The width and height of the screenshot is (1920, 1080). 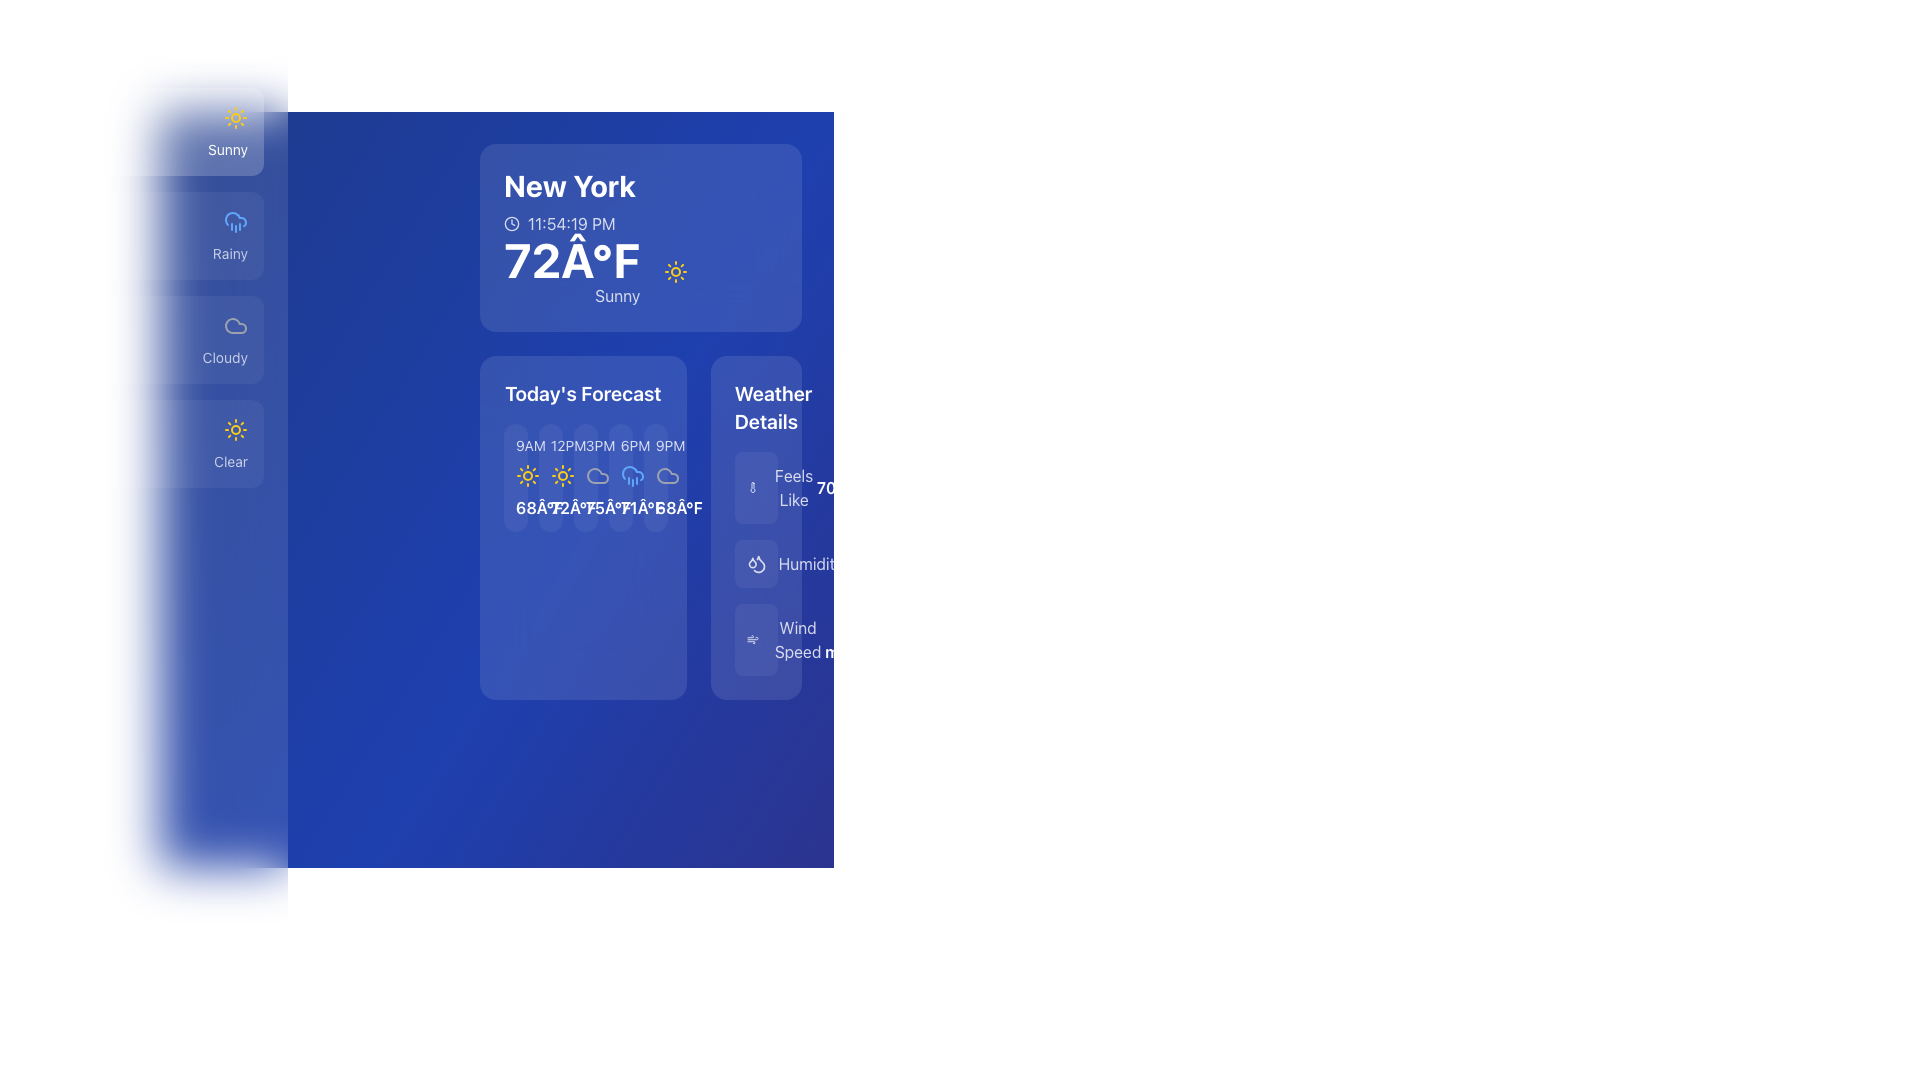 What do you see at coordinates (755, 640) in the screenshot?
I see `the icon associated with the 'Wind Speed' information display block, which shows the wind icon and the text '12 mph' in the Weather Details section` at bounding box center [755, 640].